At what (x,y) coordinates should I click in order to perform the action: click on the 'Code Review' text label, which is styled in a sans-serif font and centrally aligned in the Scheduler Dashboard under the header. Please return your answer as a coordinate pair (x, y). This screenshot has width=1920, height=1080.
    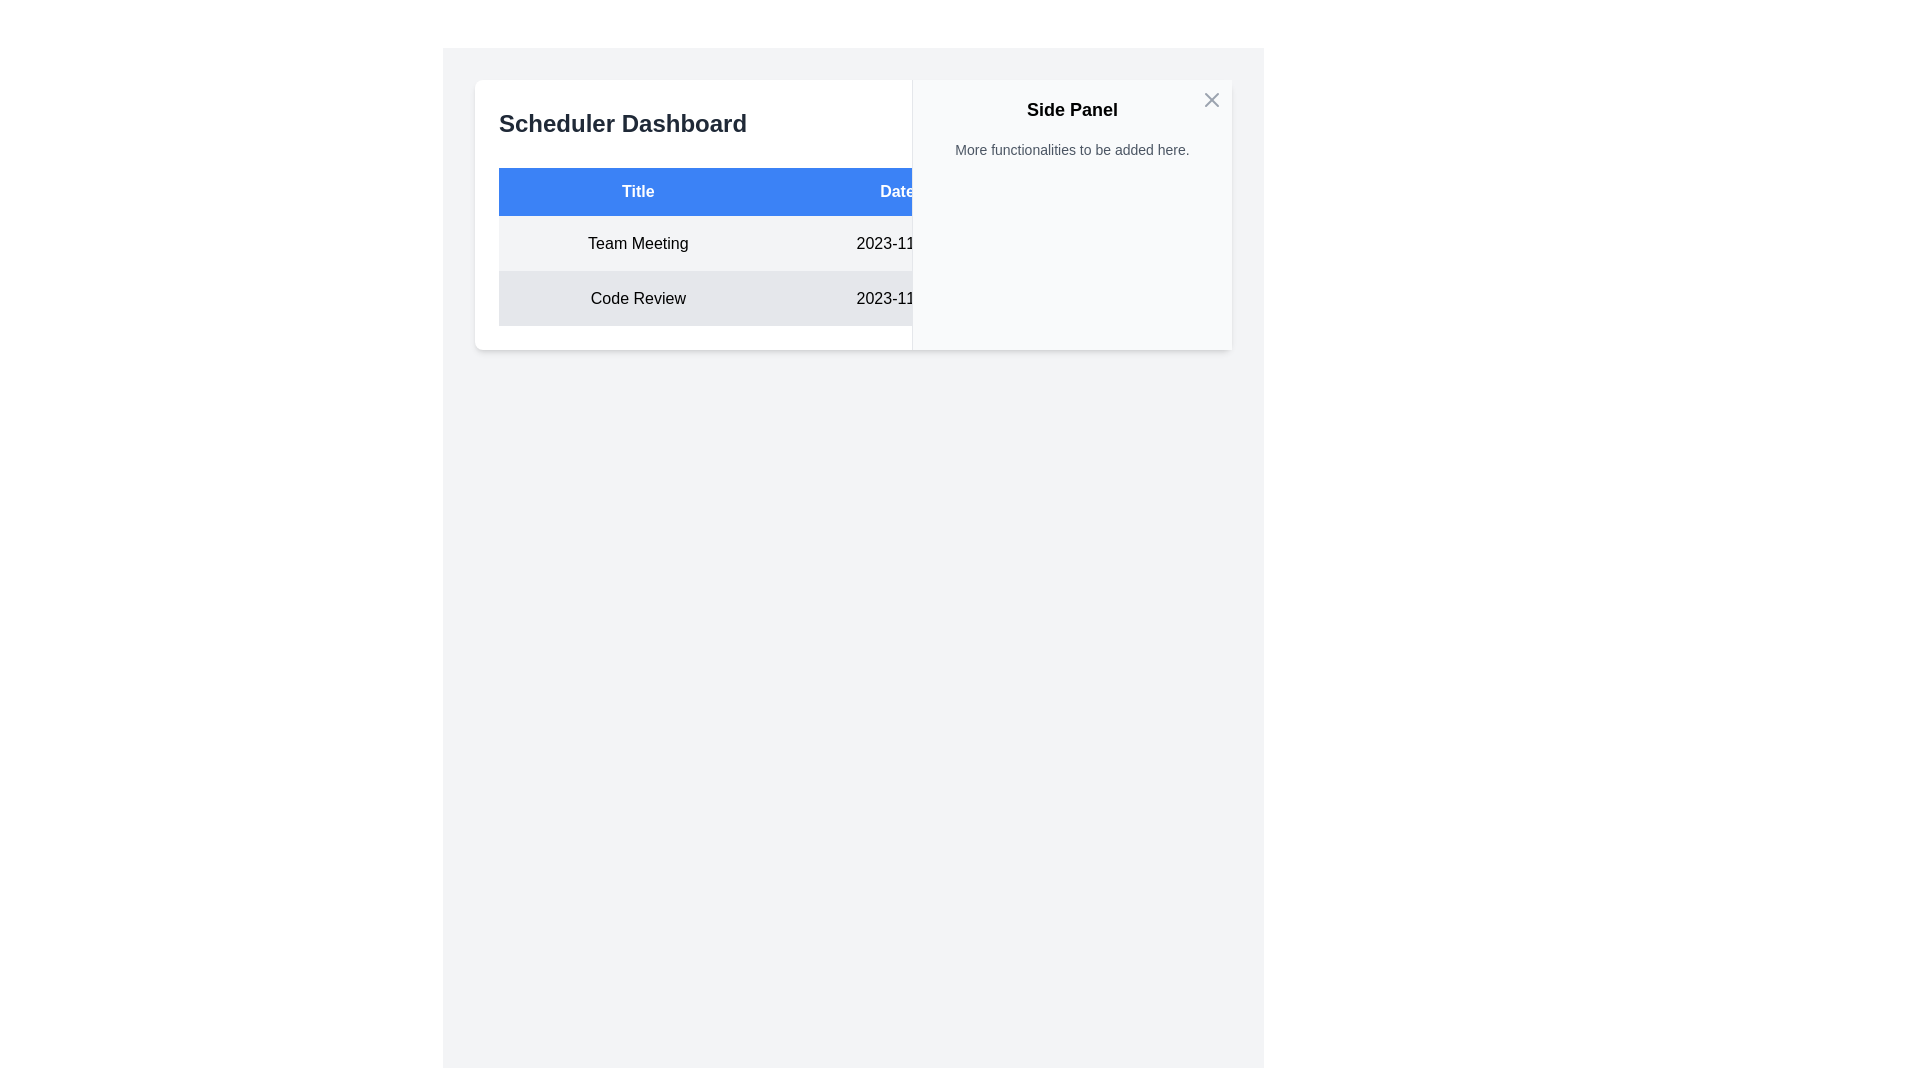
    Looking at the image, I should click on (637, 298).